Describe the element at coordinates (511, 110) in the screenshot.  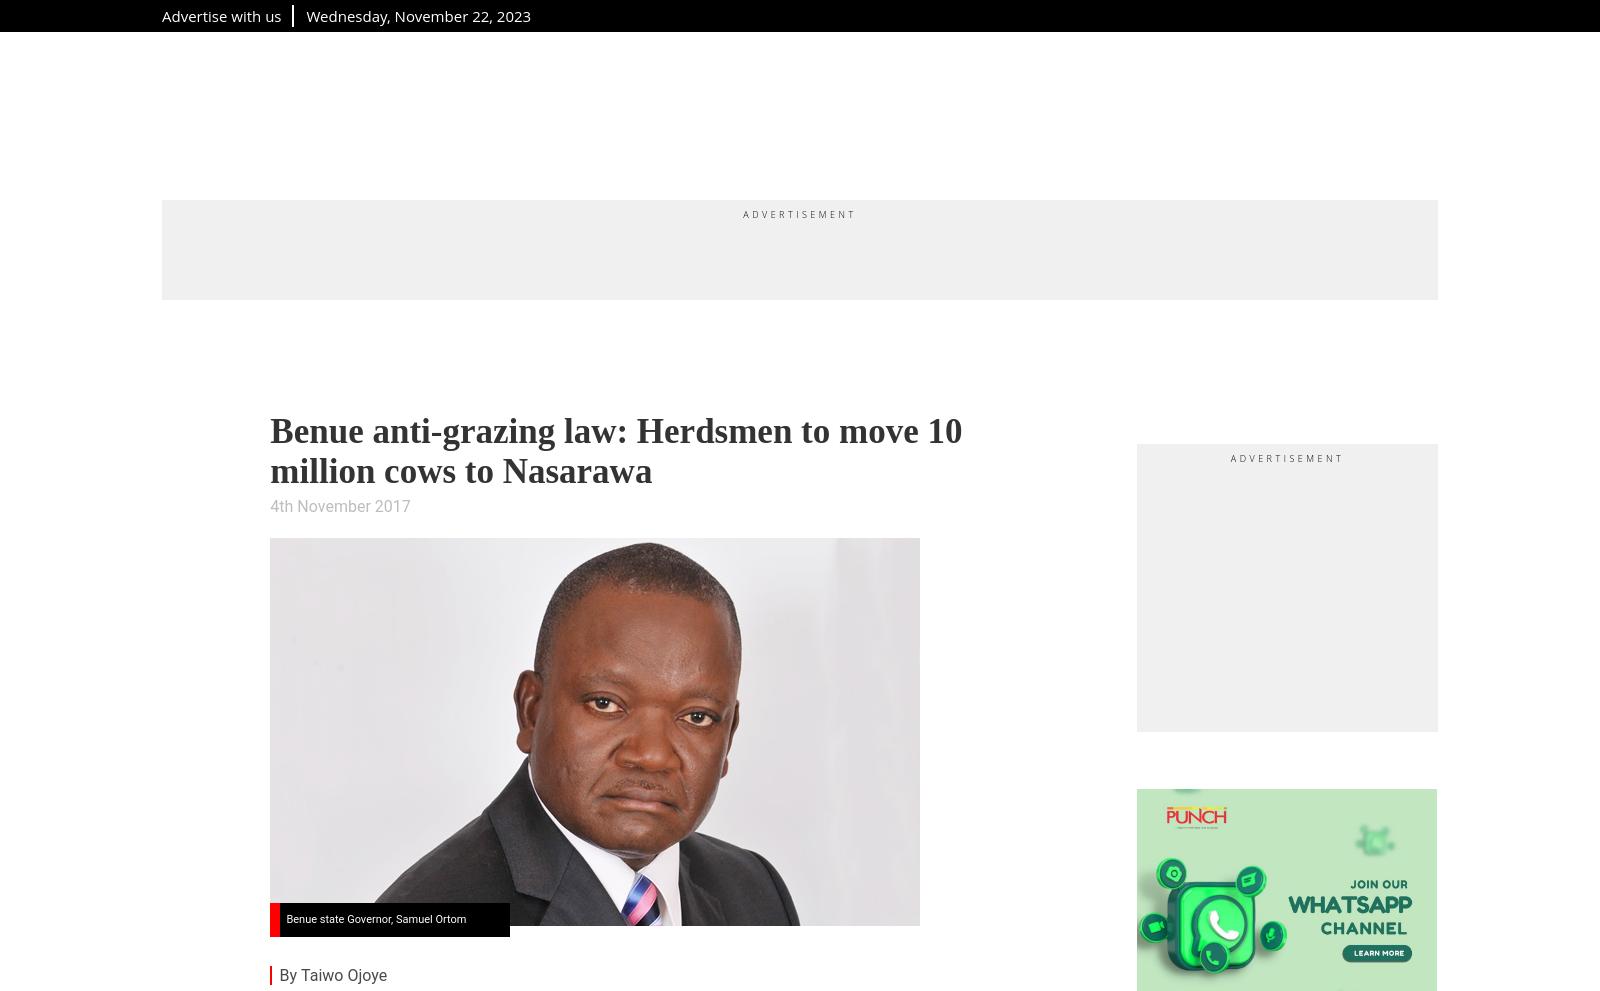
I see `'Metro Plus'` at that location.